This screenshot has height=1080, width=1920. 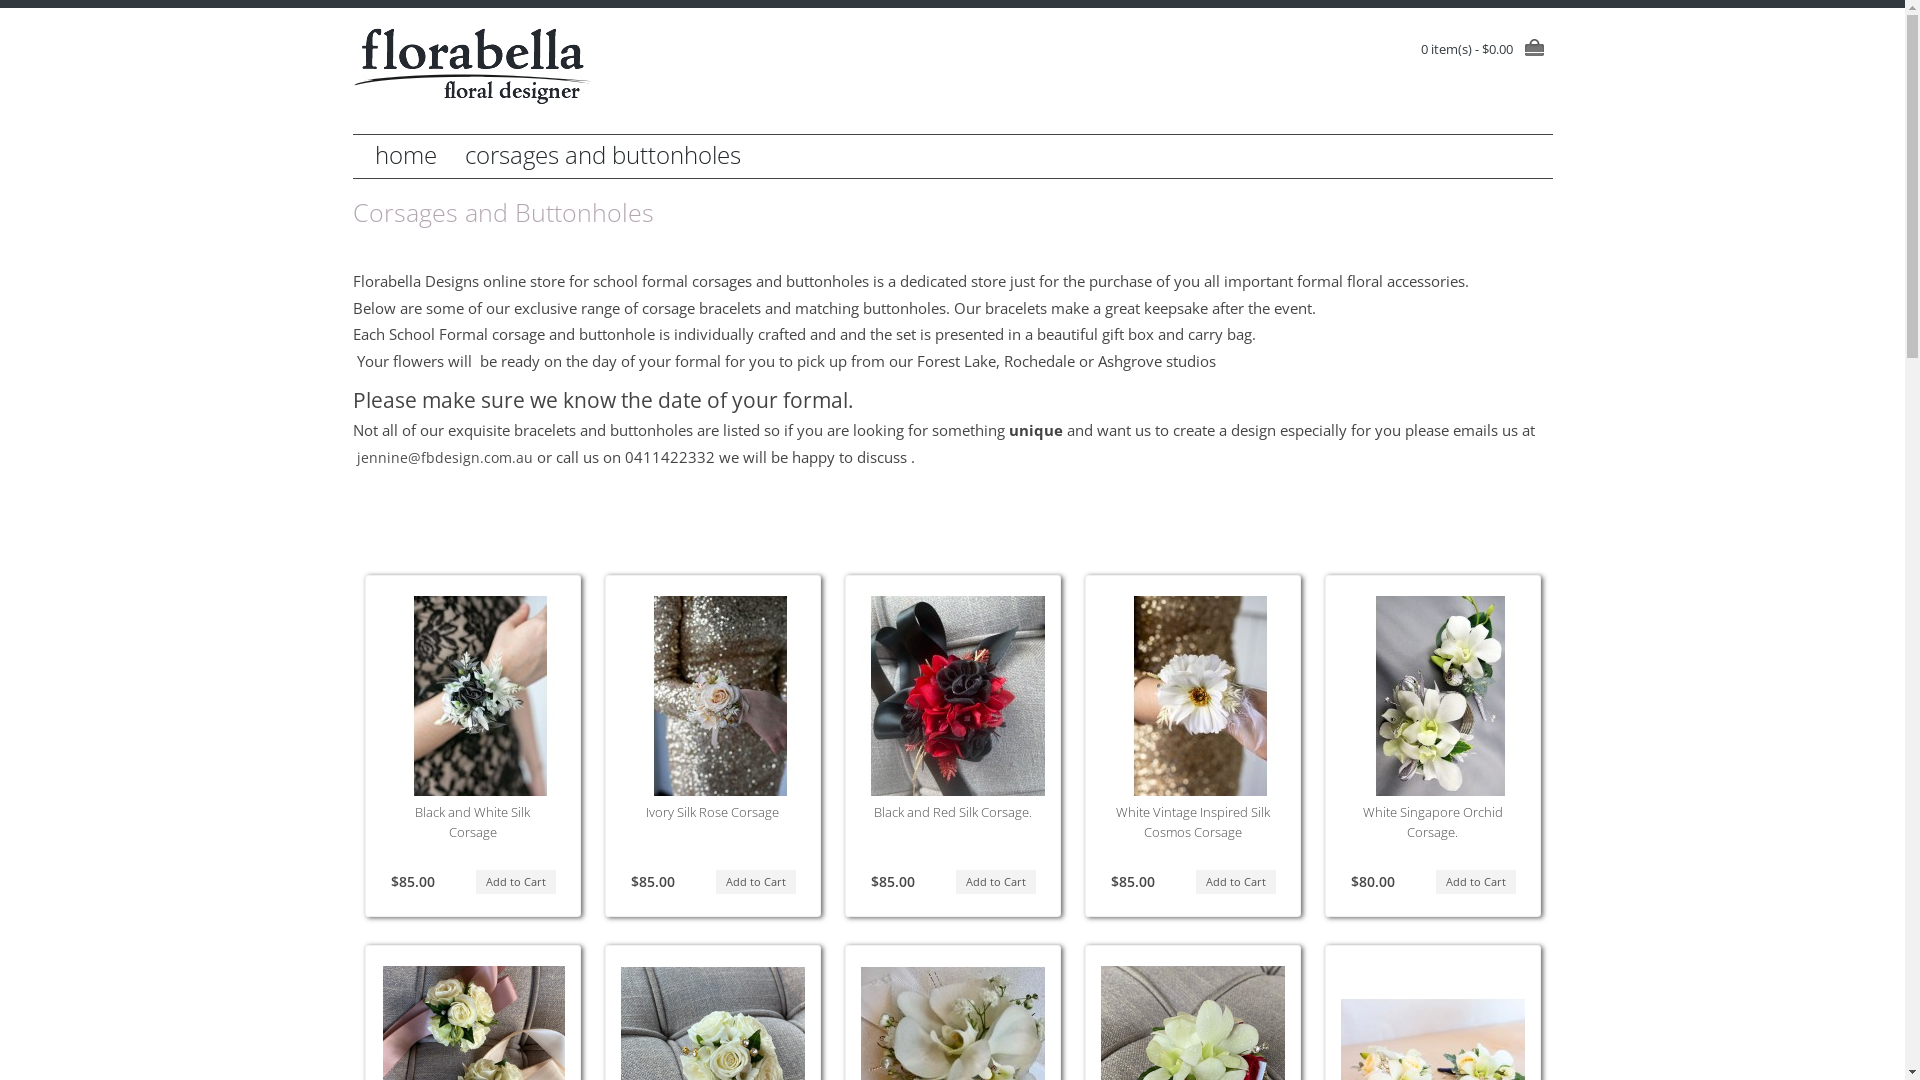 What do you see at coordinates (1440, 694) in the screenshot?
I see `'  White Singapore Orchid Corsage. '` at bounding box center [1440, 694].